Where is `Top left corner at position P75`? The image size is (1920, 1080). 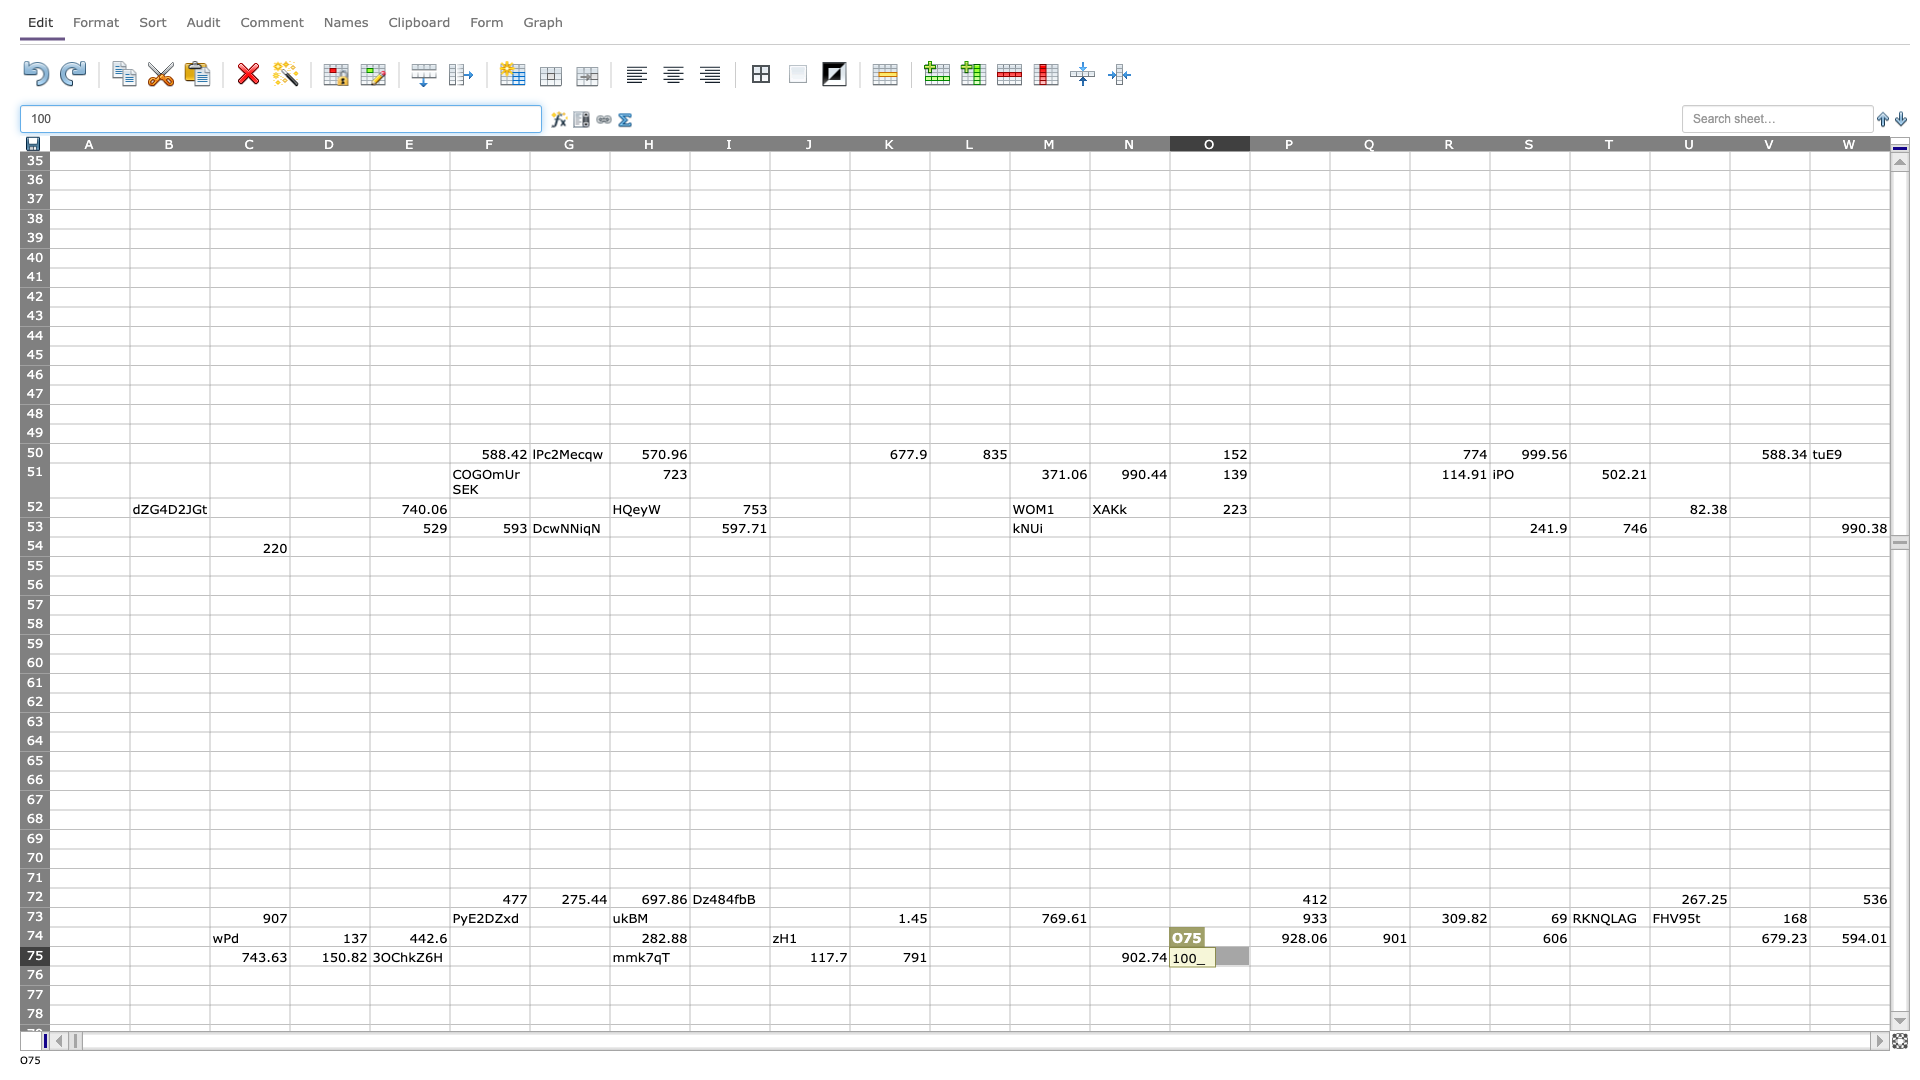
Top left corner at position P75 is located at coordinates (1248, 945).